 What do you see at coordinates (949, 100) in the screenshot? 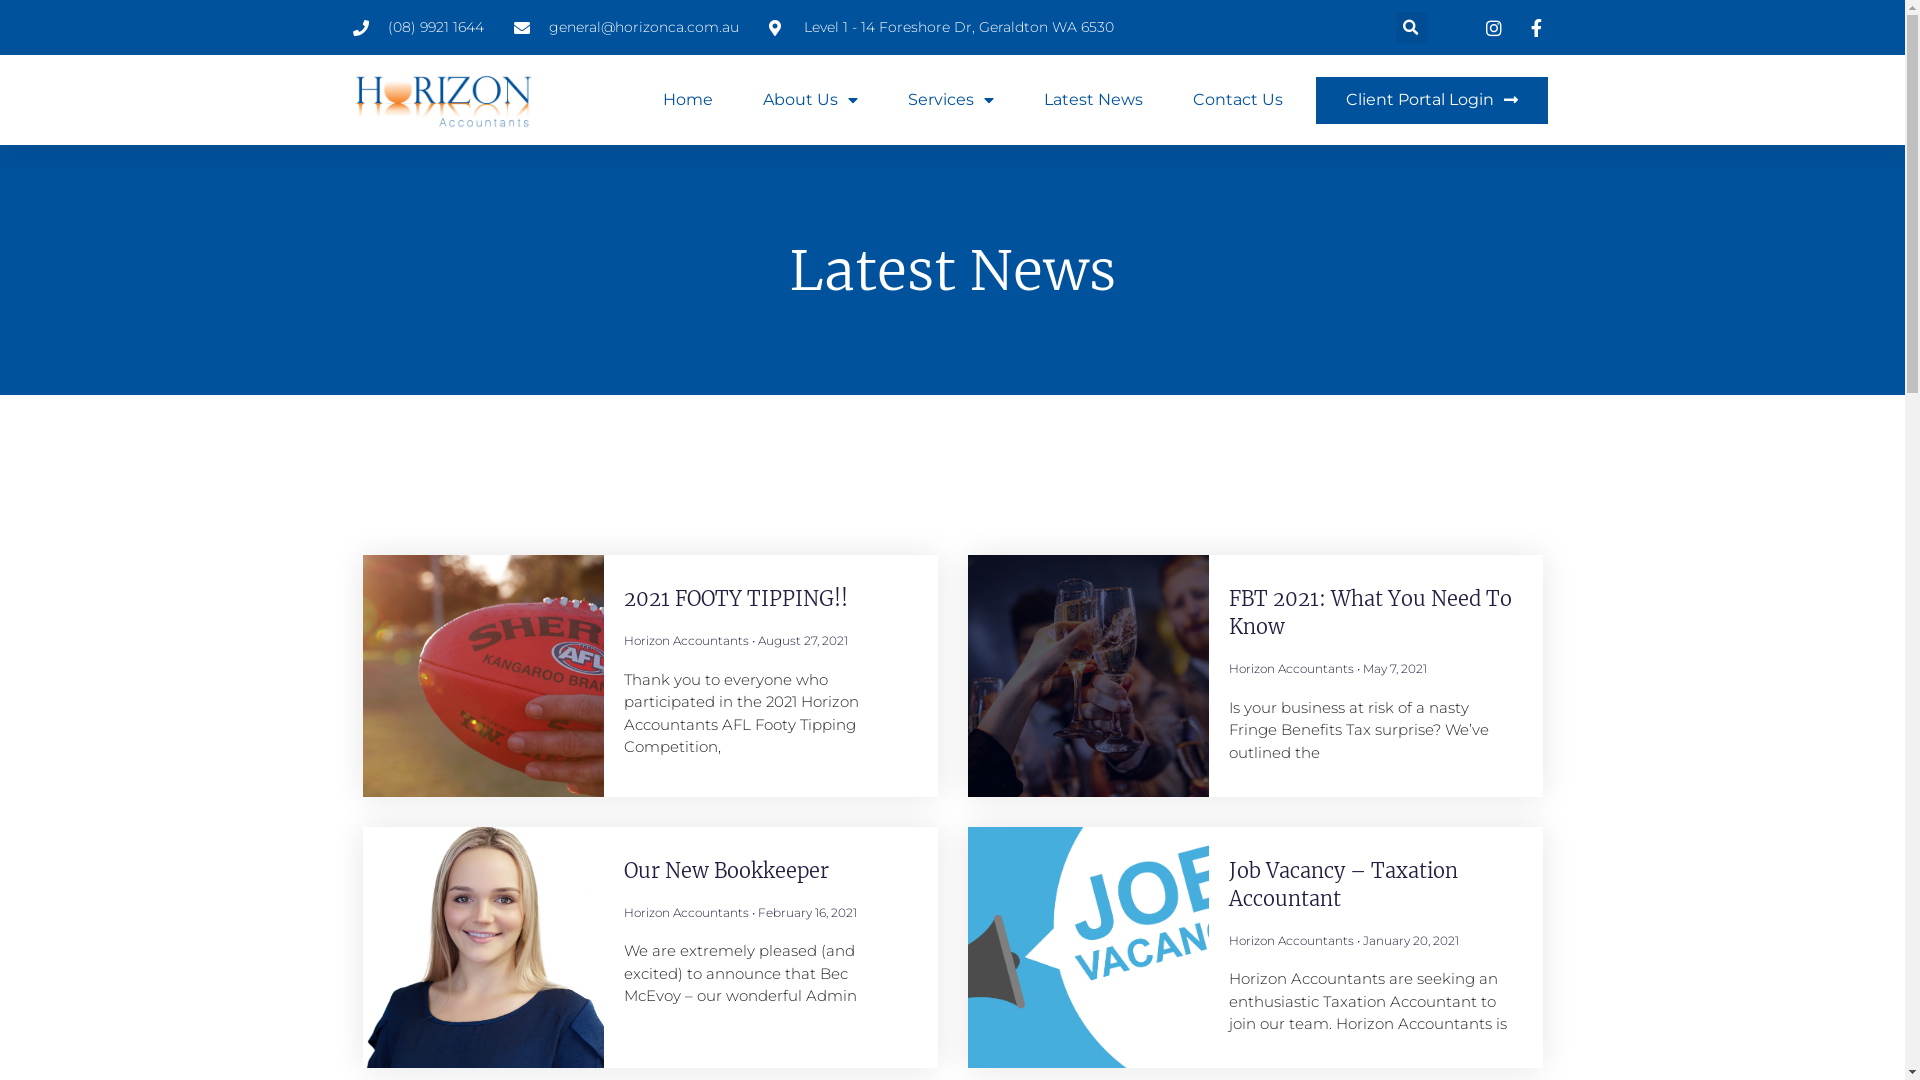
I see `'Services'` at bounding box center [949, 100].